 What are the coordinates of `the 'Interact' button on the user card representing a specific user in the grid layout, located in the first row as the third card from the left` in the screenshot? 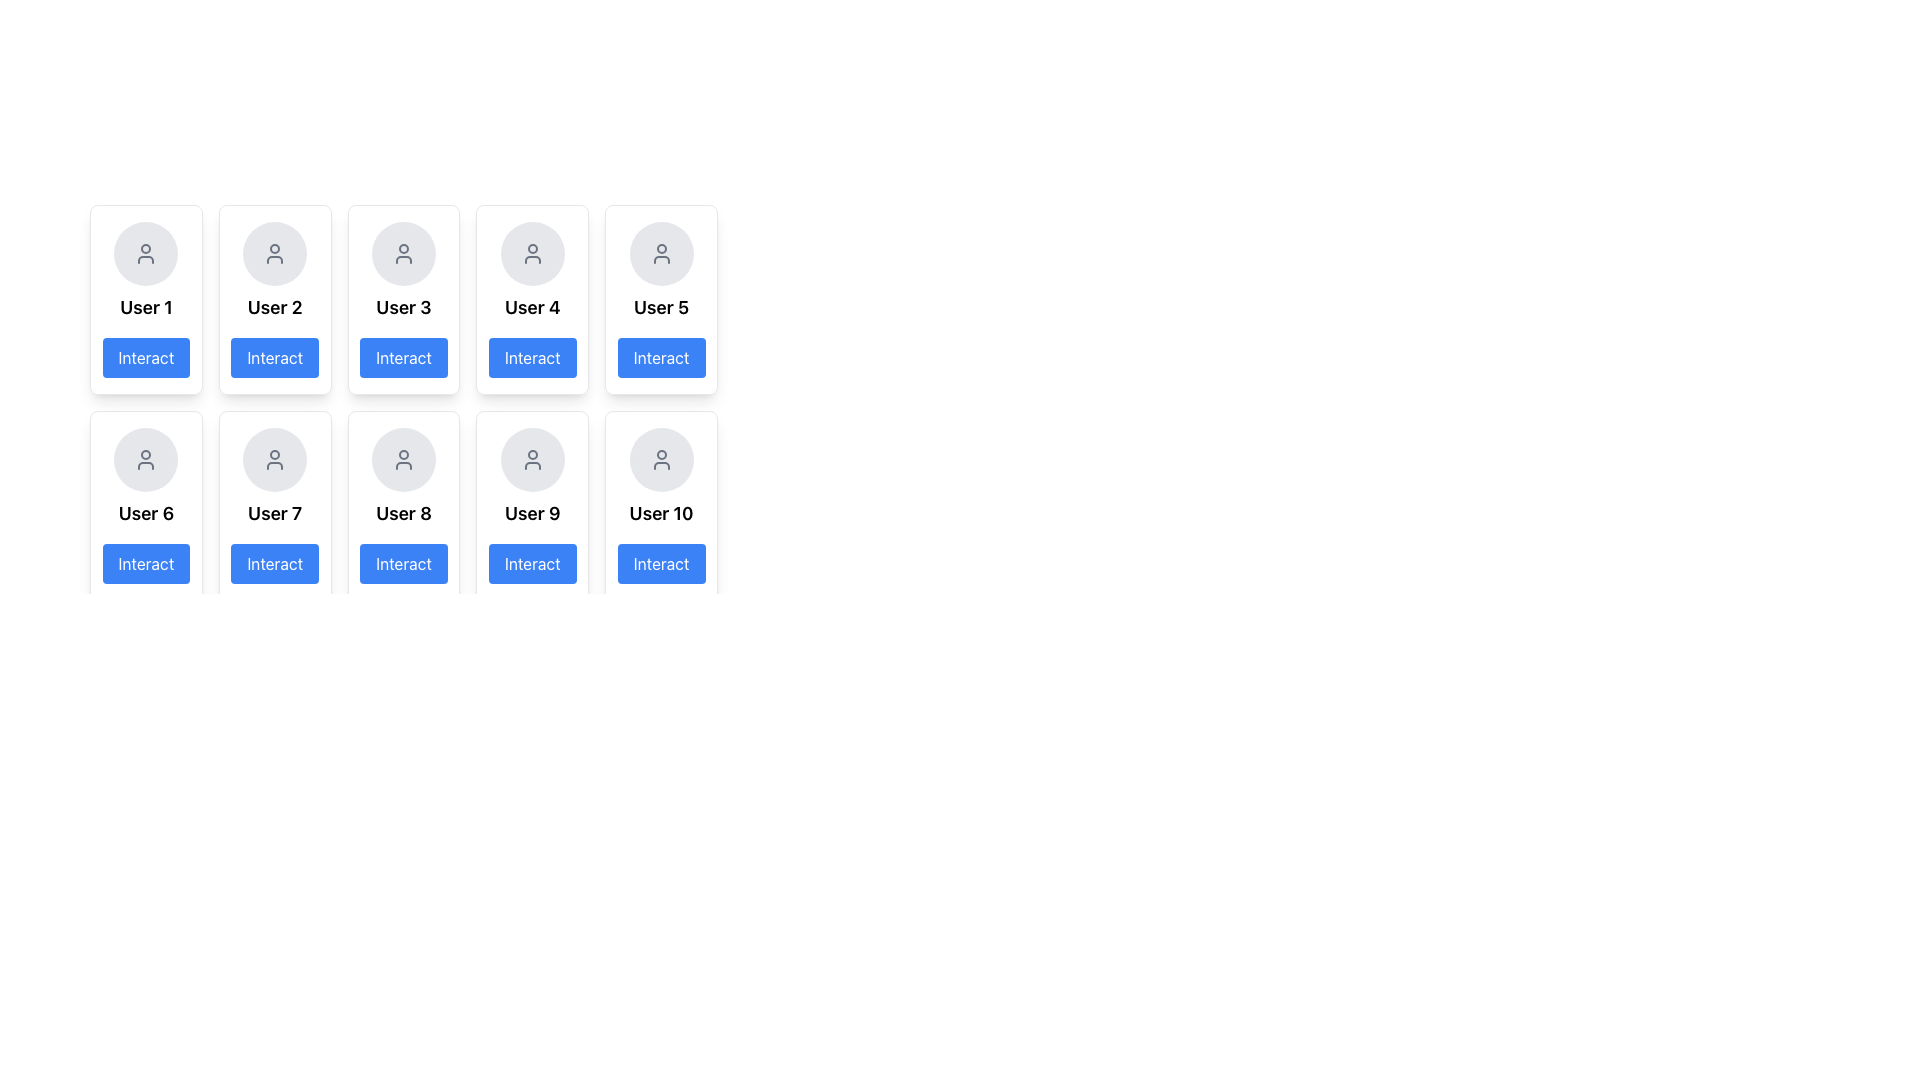 It's located at (402, 379).